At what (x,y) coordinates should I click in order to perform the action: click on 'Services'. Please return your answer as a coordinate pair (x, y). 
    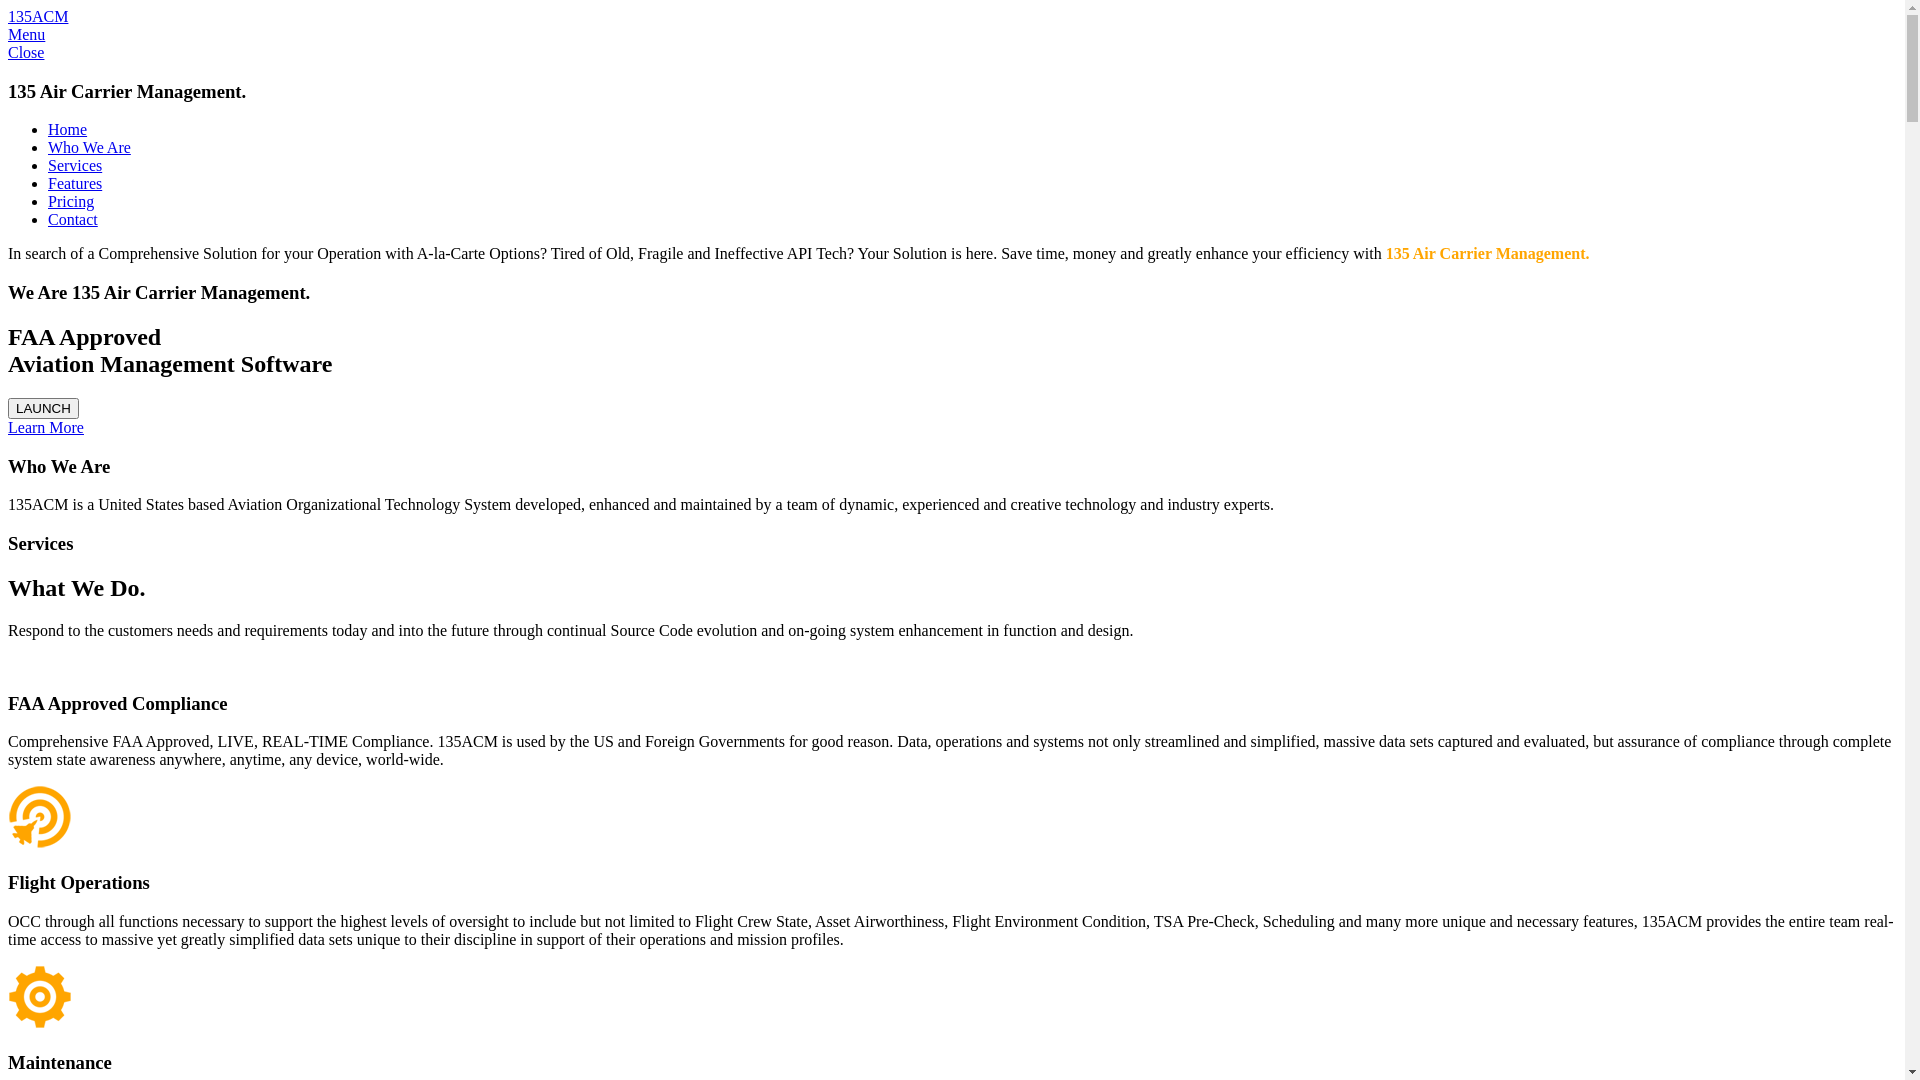
    Looking at the image, I should click on (75, 164).